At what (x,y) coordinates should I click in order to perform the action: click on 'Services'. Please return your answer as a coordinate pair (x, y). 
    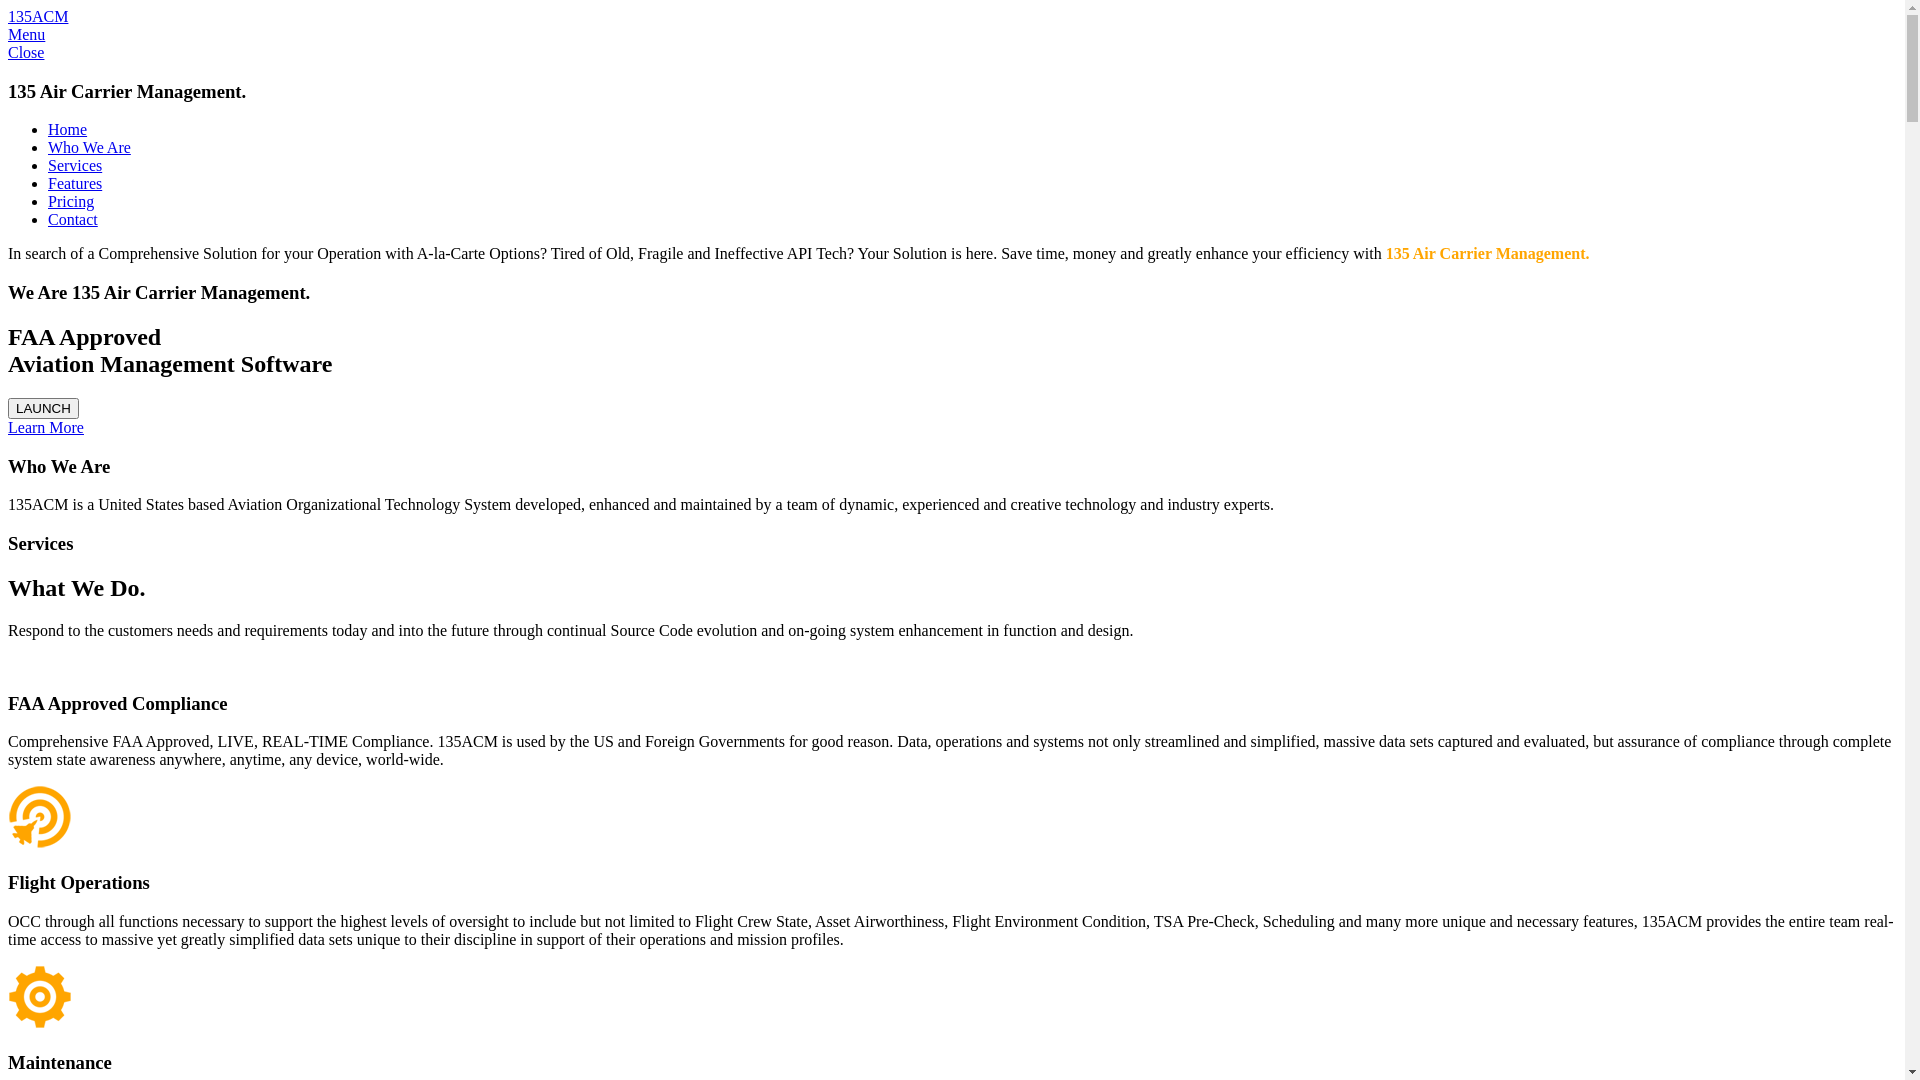
    Looking at the image, I should click on (75, 164).